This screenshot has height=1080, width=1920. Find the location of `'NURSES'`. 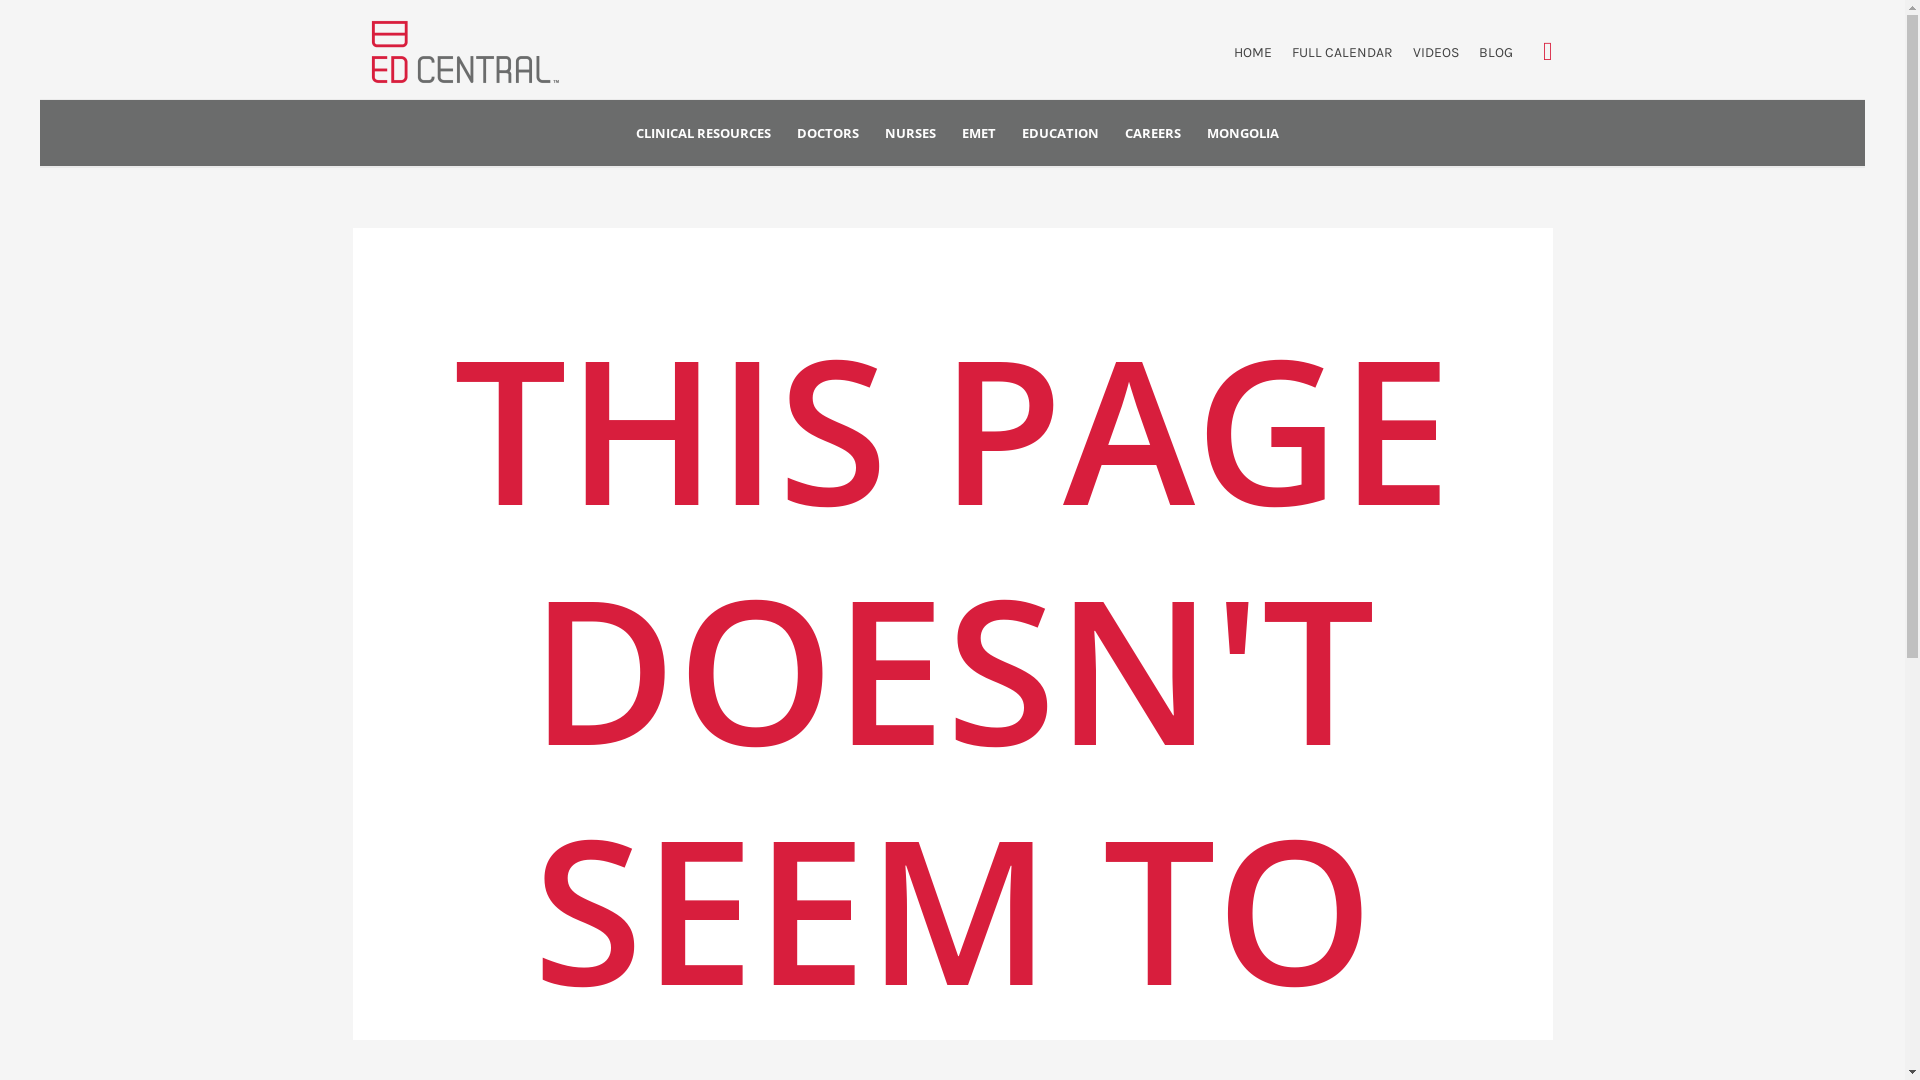

'NURSES' is located at coordinates (872, 133).